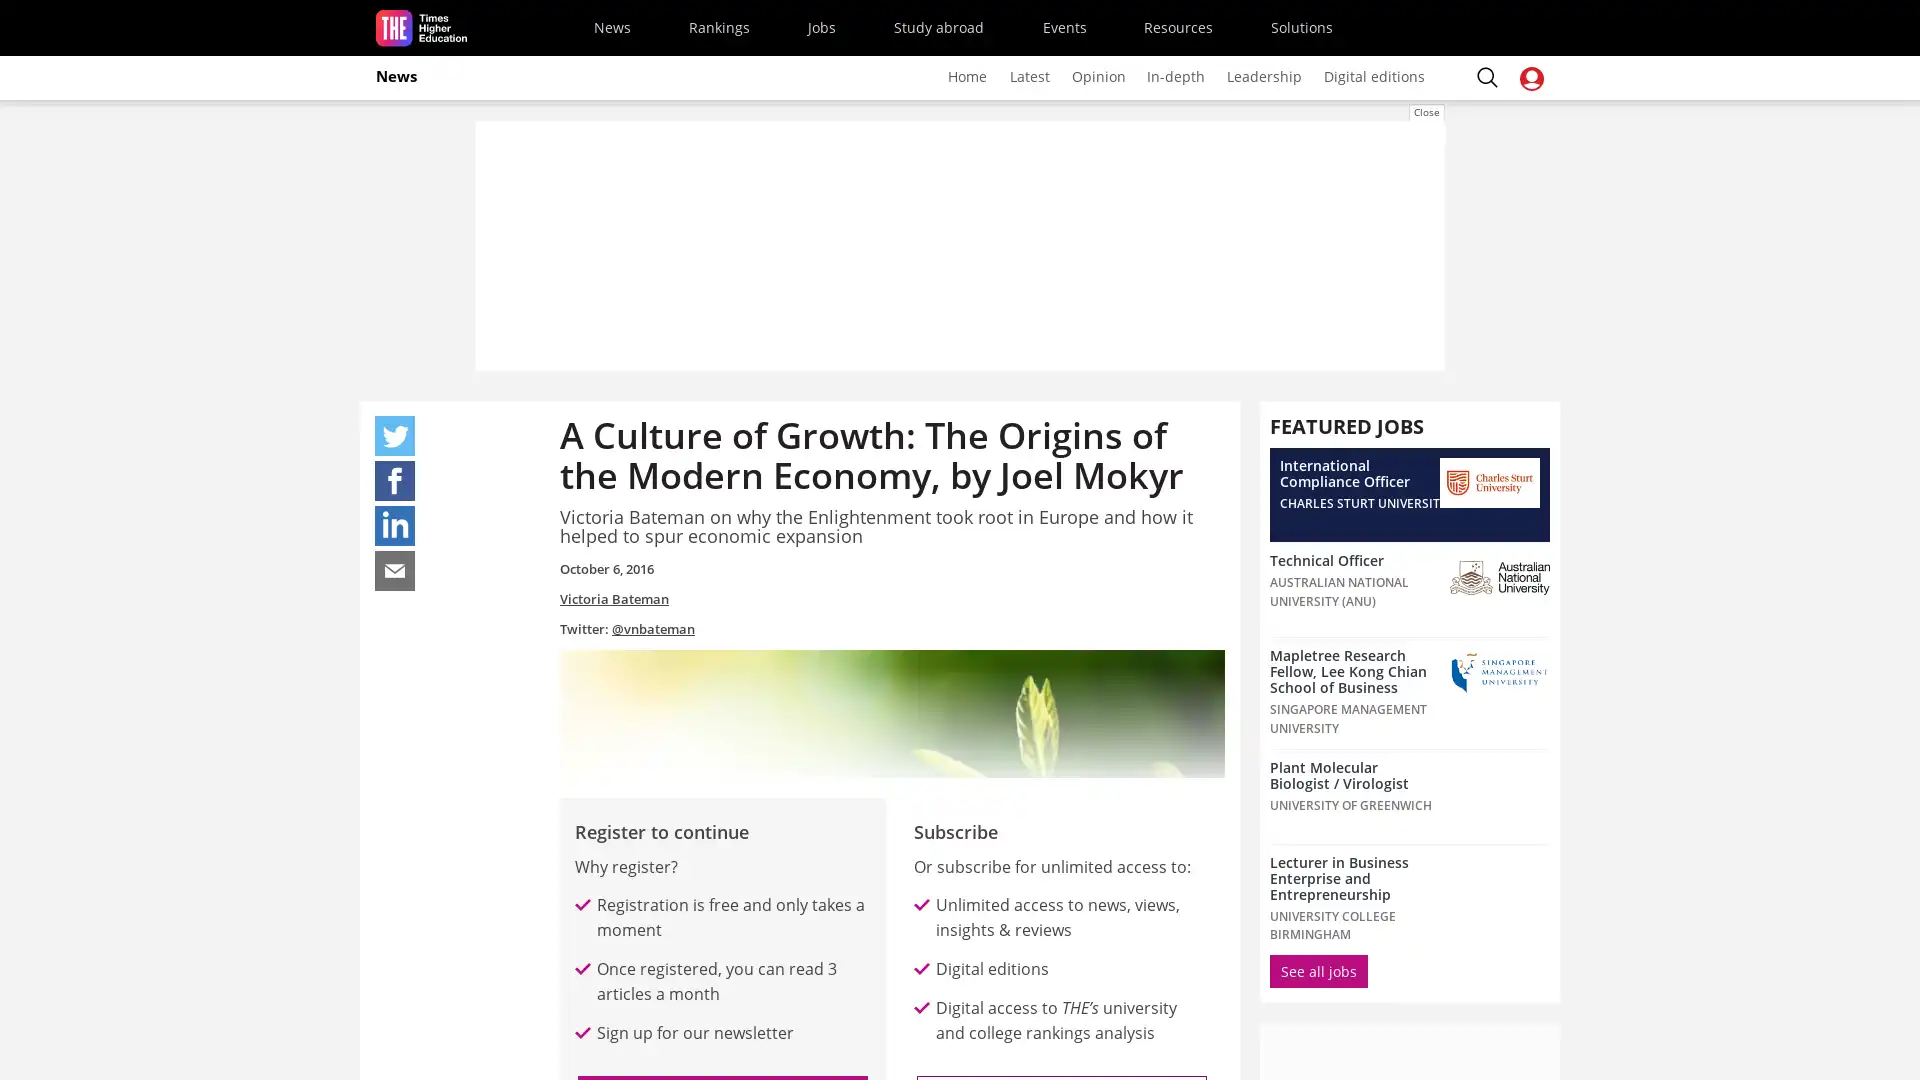  What do you see at coordinates (1530, 77) in the screenshot?
I see `User account` at bounding box center [1530, 77].